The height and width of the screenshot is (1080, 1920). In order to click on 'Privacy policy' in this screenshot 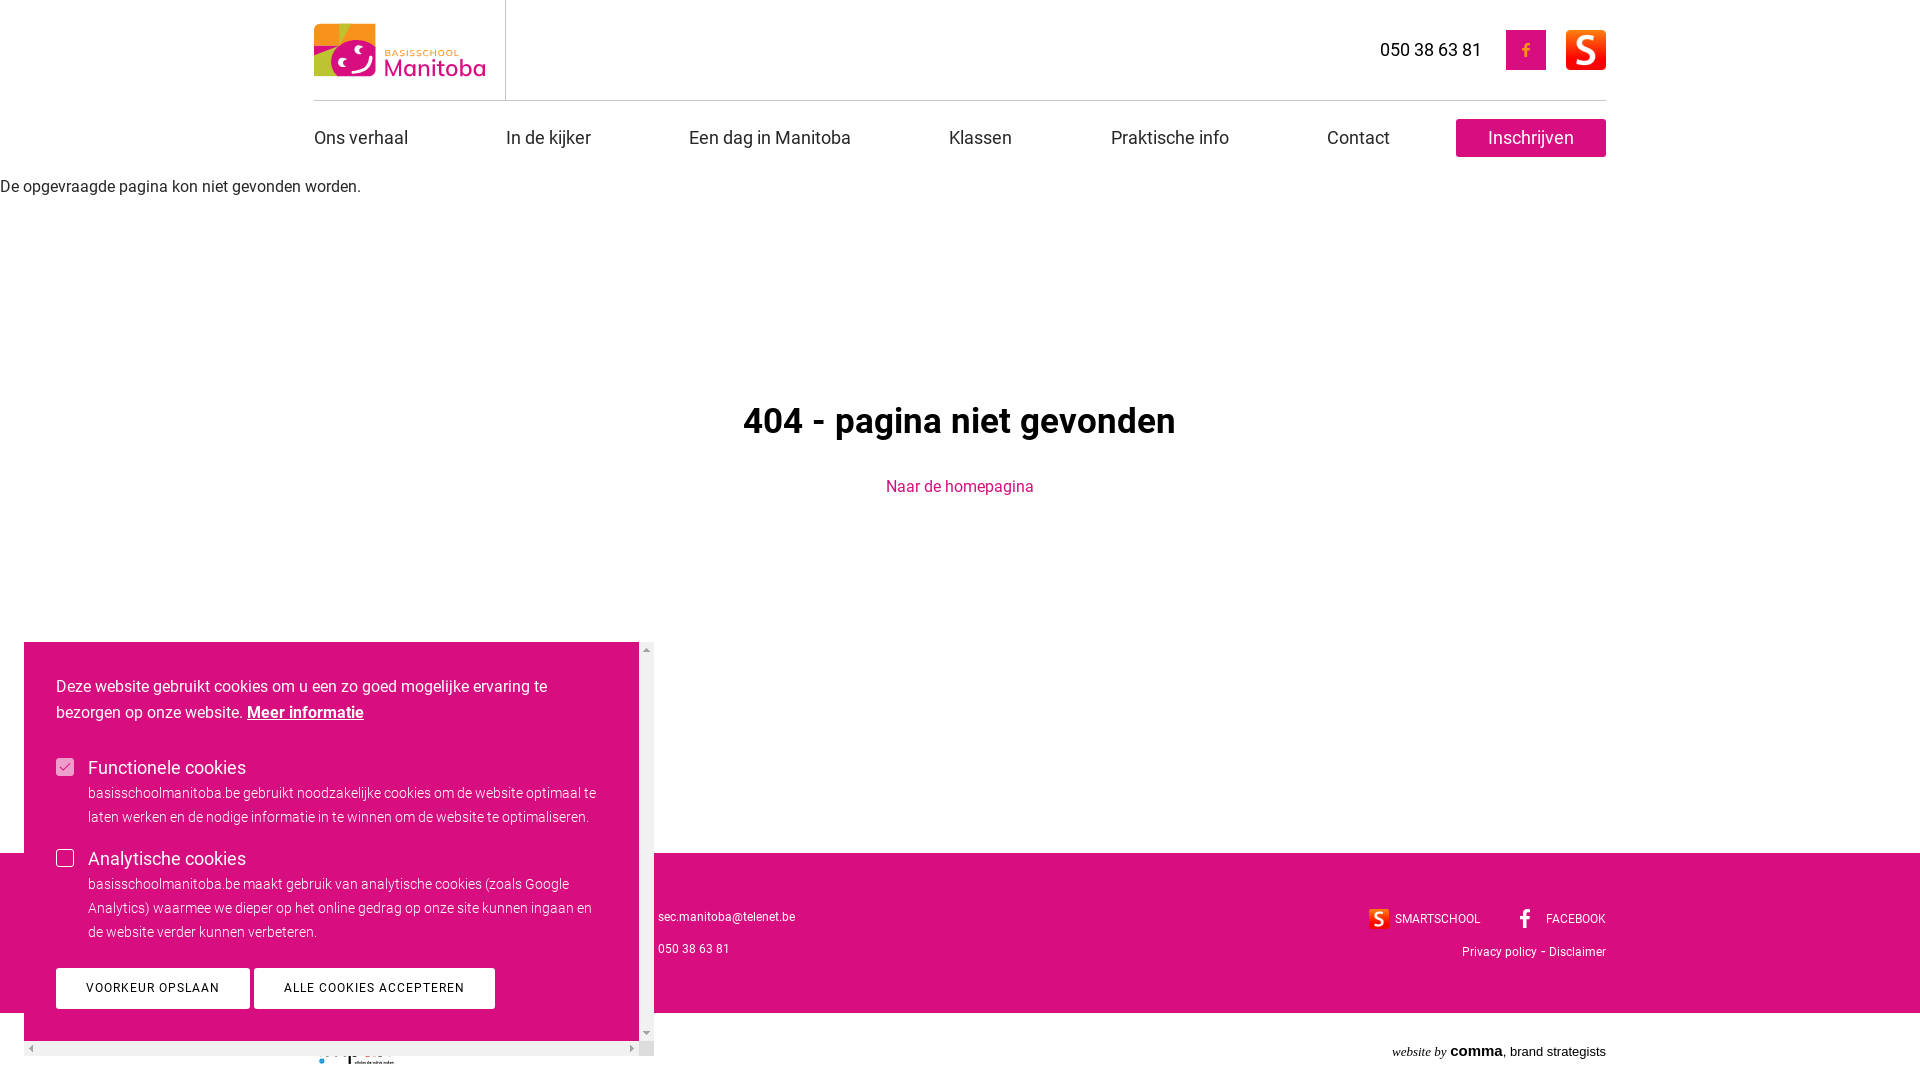, I will do `click(1499, 951)`.